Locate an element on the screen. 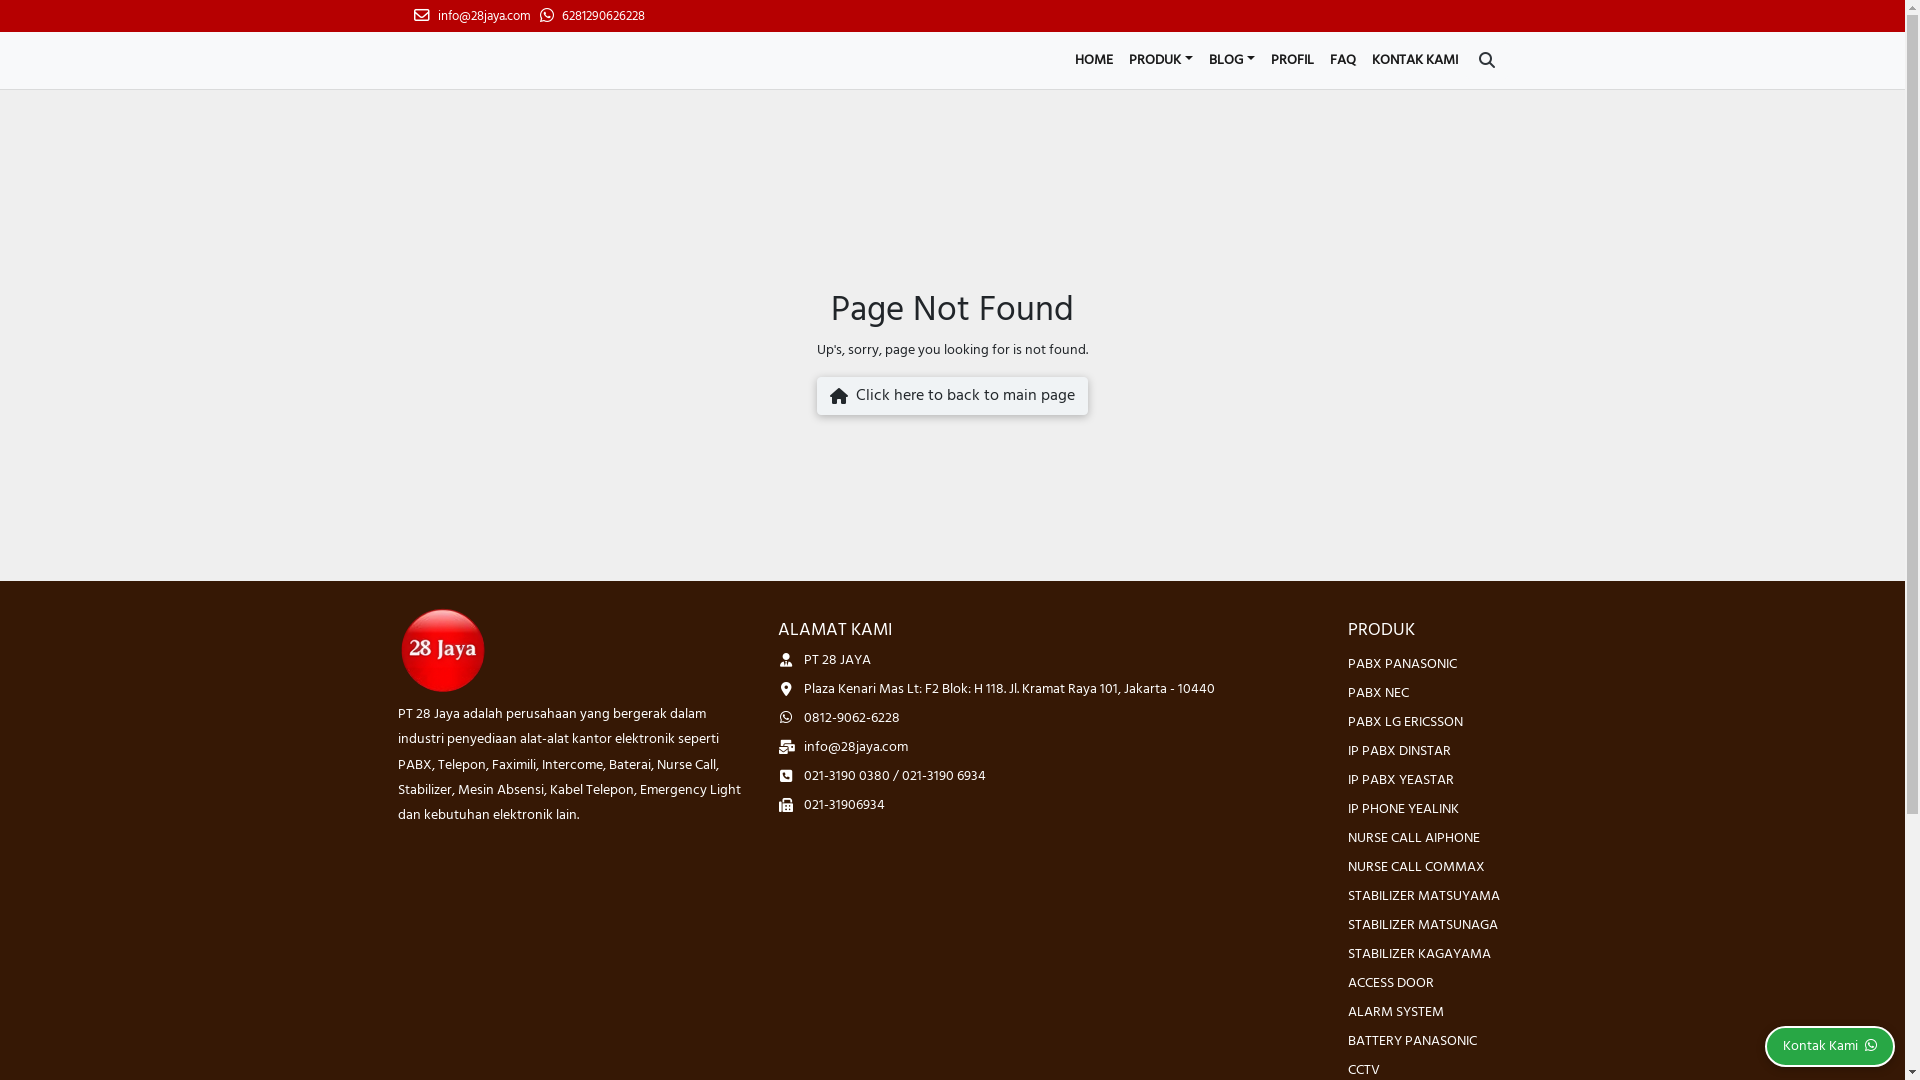  'Kontak Kami' is located at coordinates (1829, 1045).